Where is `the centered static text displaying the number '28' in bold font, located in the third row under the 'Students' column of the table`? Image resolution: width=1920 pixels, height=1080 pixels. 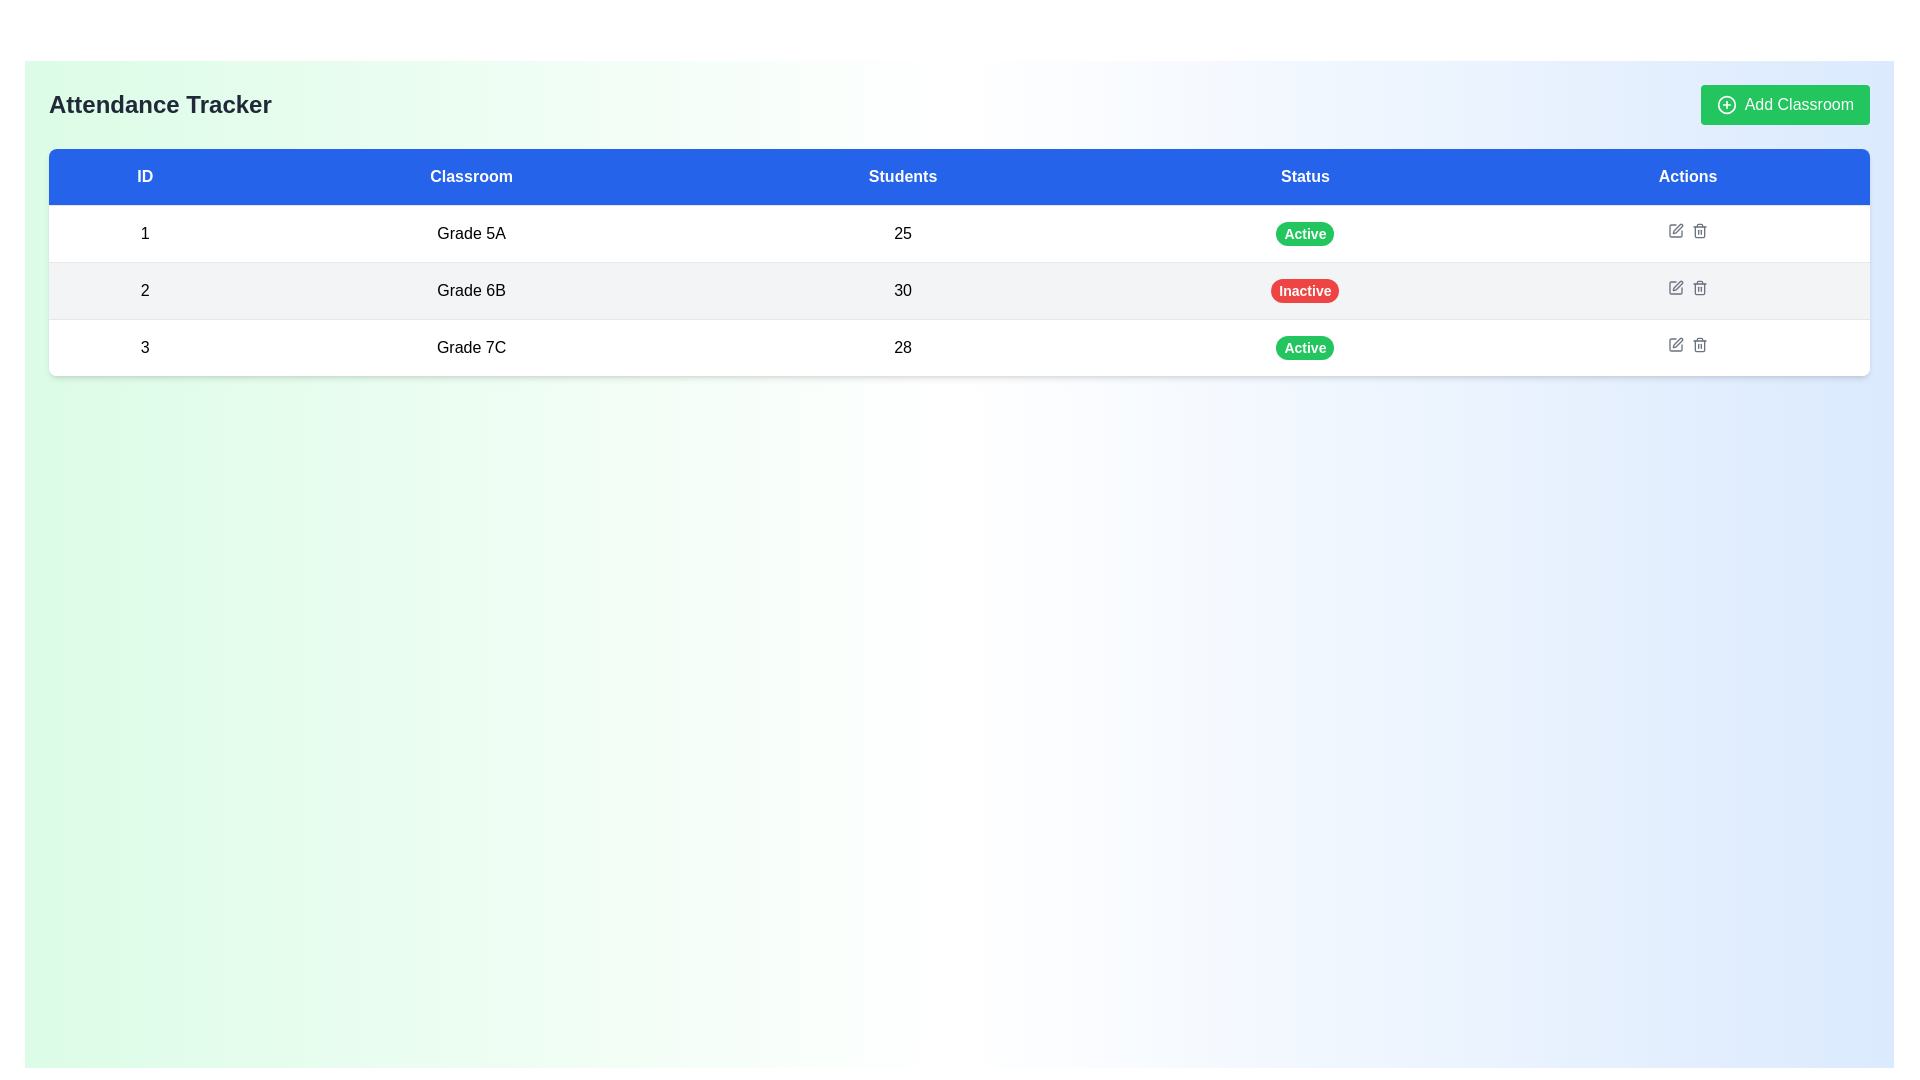
the centered static text displaying the number '28' in bold font, located in the third row under the 'Students' column of the table is located at coordinates (902, 346).